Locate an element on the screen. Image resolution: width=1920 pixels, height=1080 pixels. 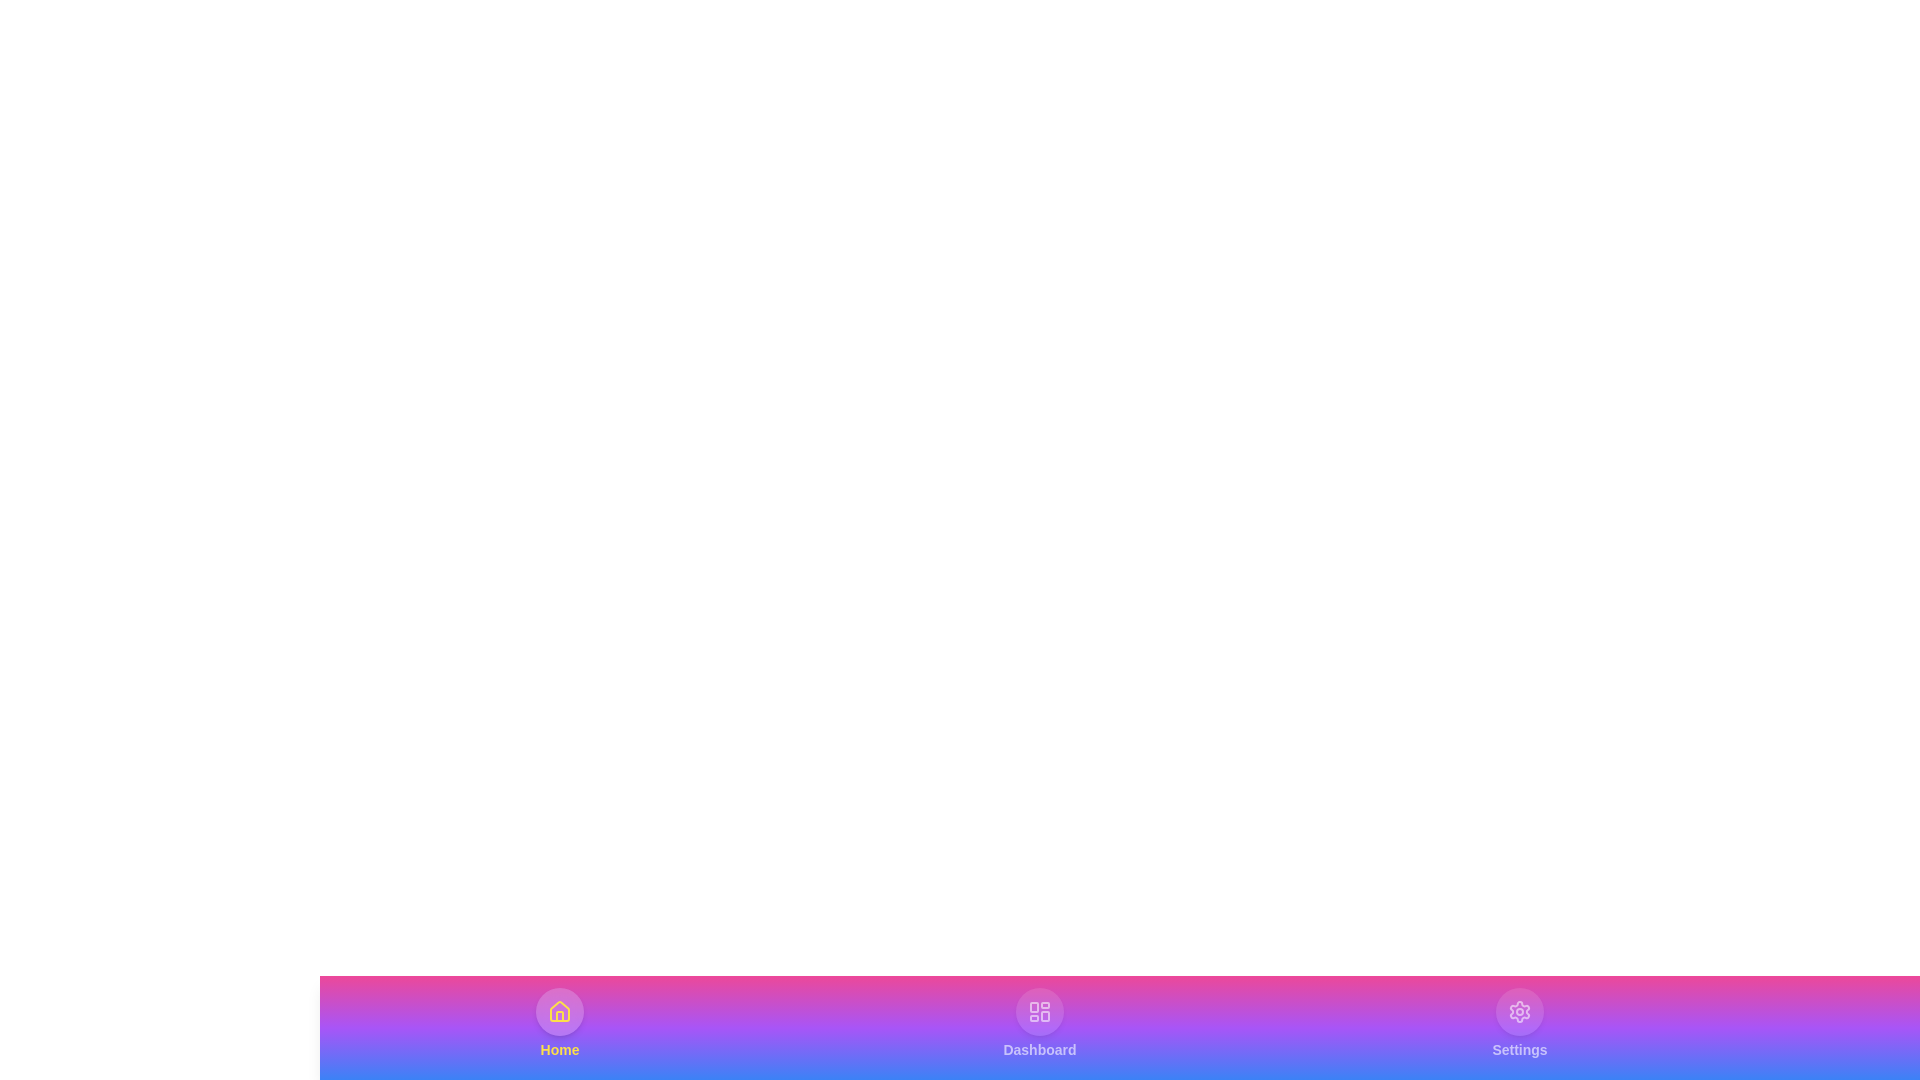
the Settings tab to see its hover effect is located at coordinates (1520, 1023).